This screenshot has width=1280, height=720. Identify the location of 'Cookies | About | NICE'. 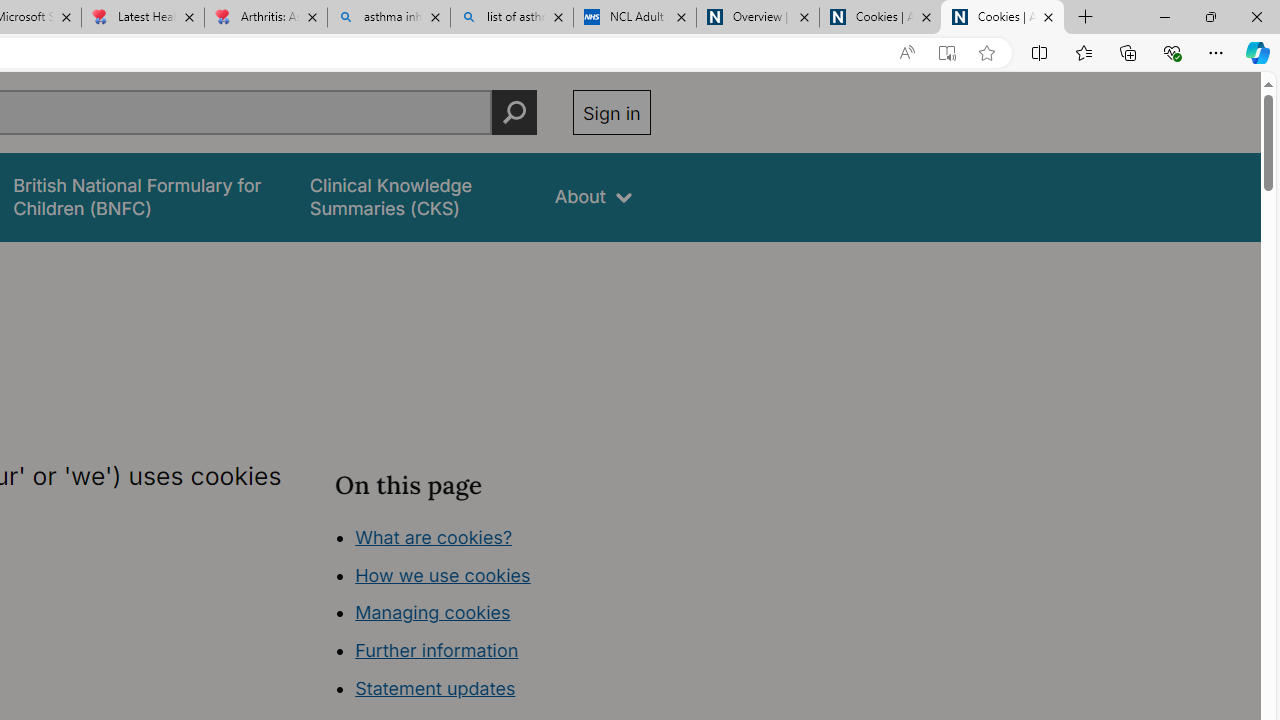
(1002, 17).